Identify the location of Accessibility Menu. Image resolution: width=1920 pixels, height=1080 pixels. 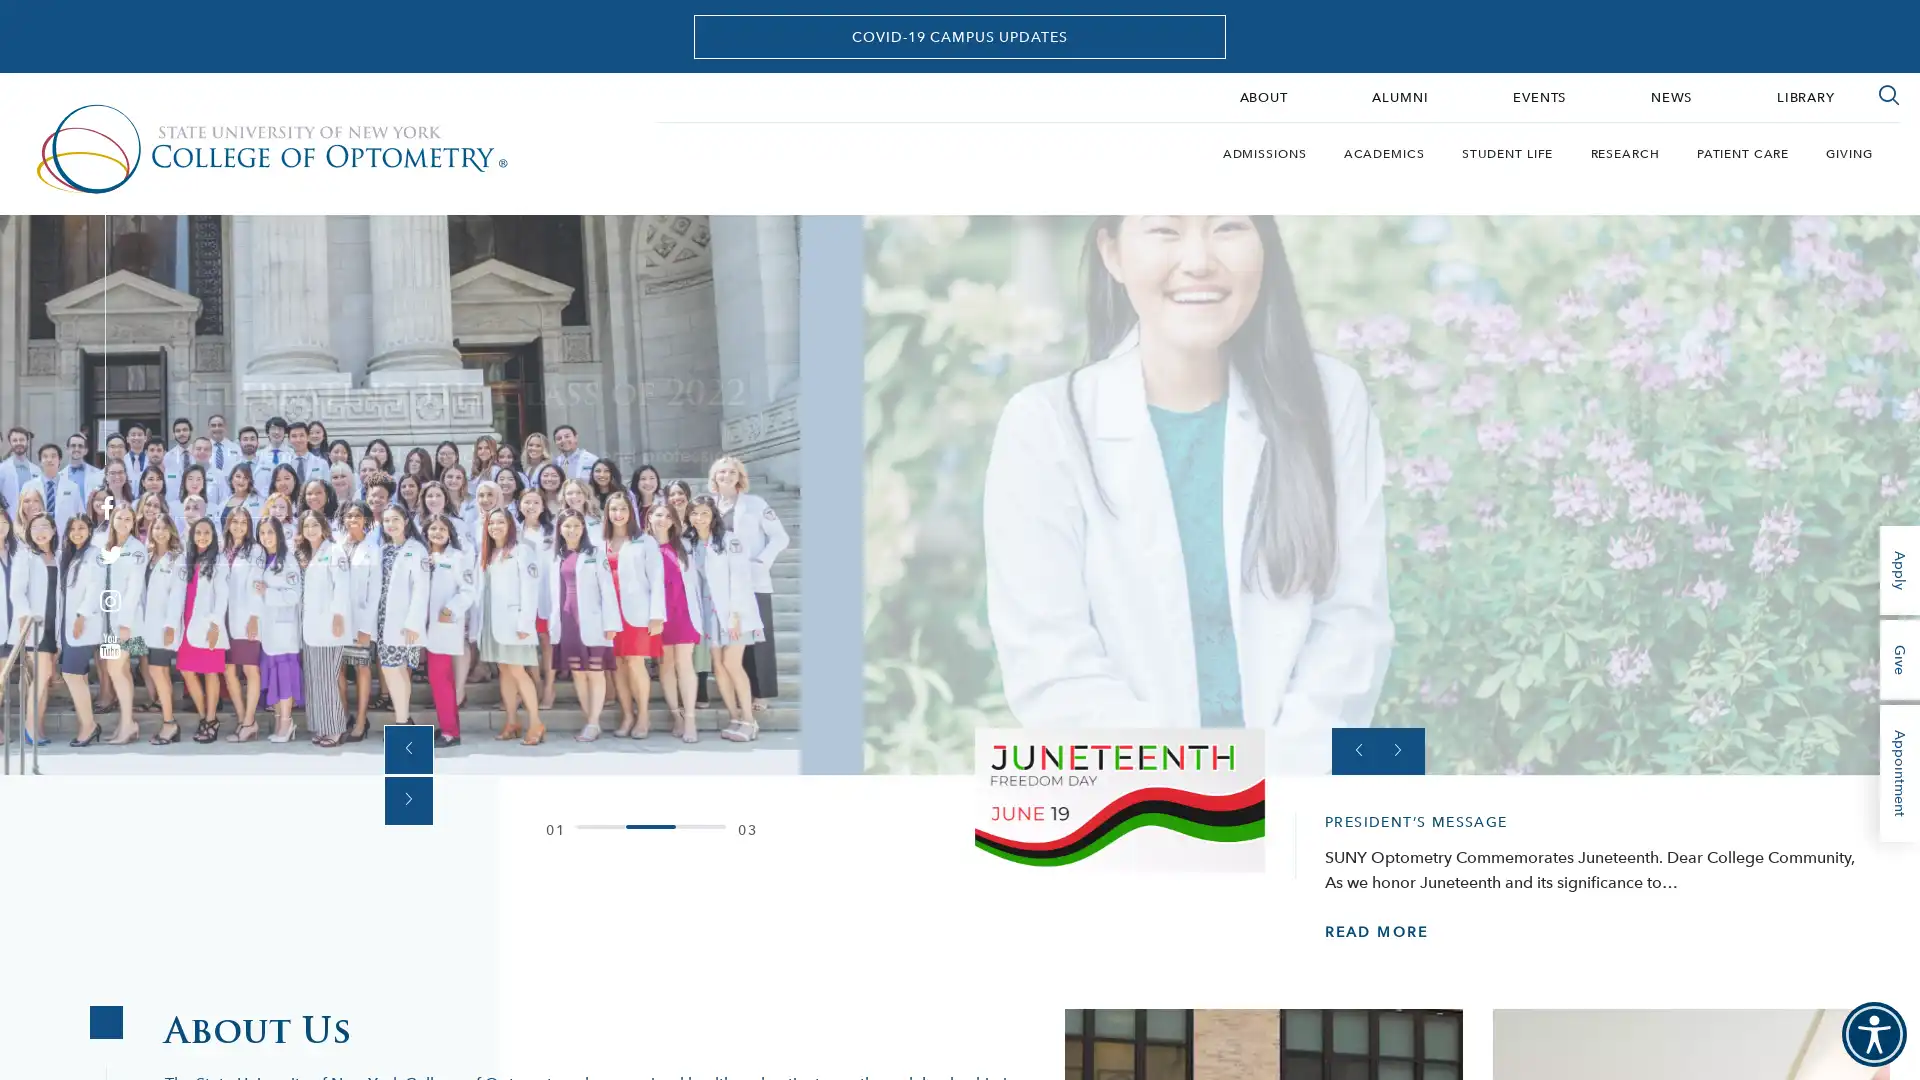
(1873, 1034).